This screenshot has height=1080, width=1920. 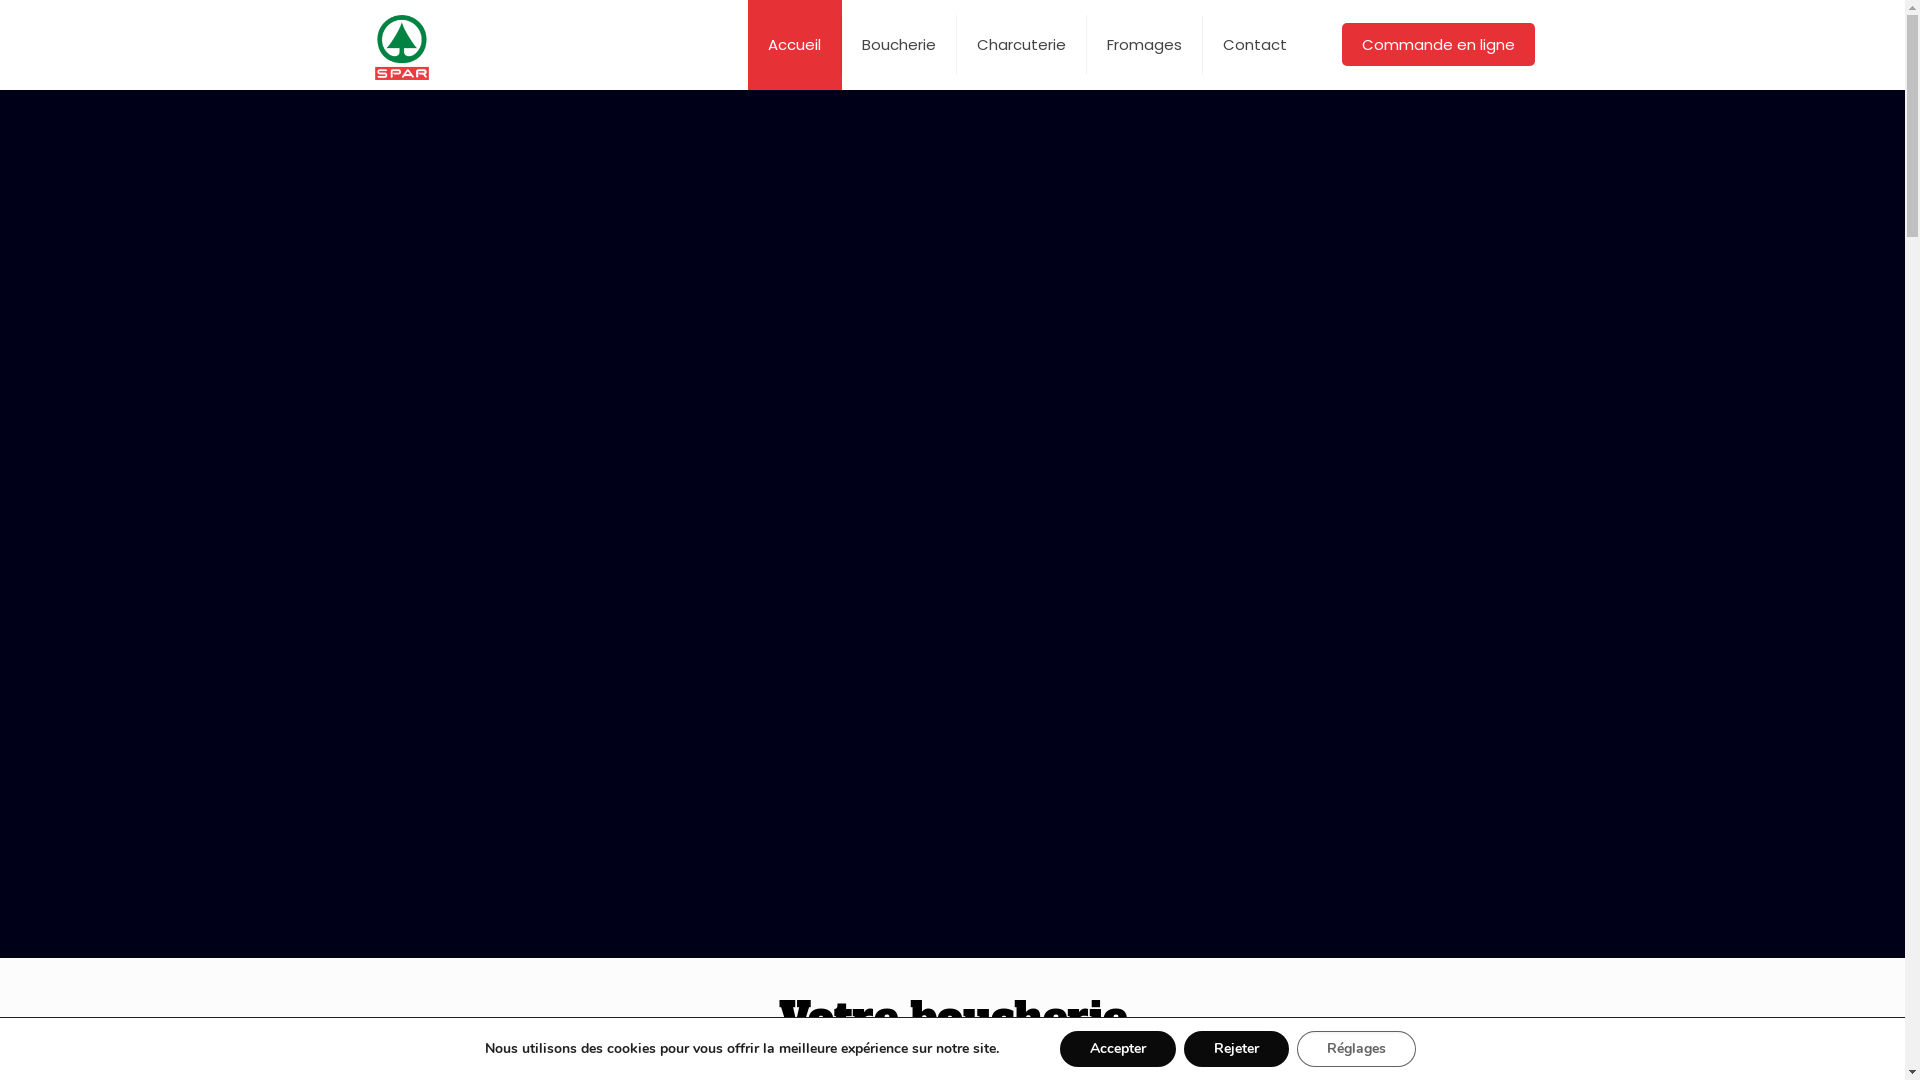 What do you see at coordinates (1022, 45) in the screenshot?
I see `'Charcuterie'` at bounding box center [1022, 45].